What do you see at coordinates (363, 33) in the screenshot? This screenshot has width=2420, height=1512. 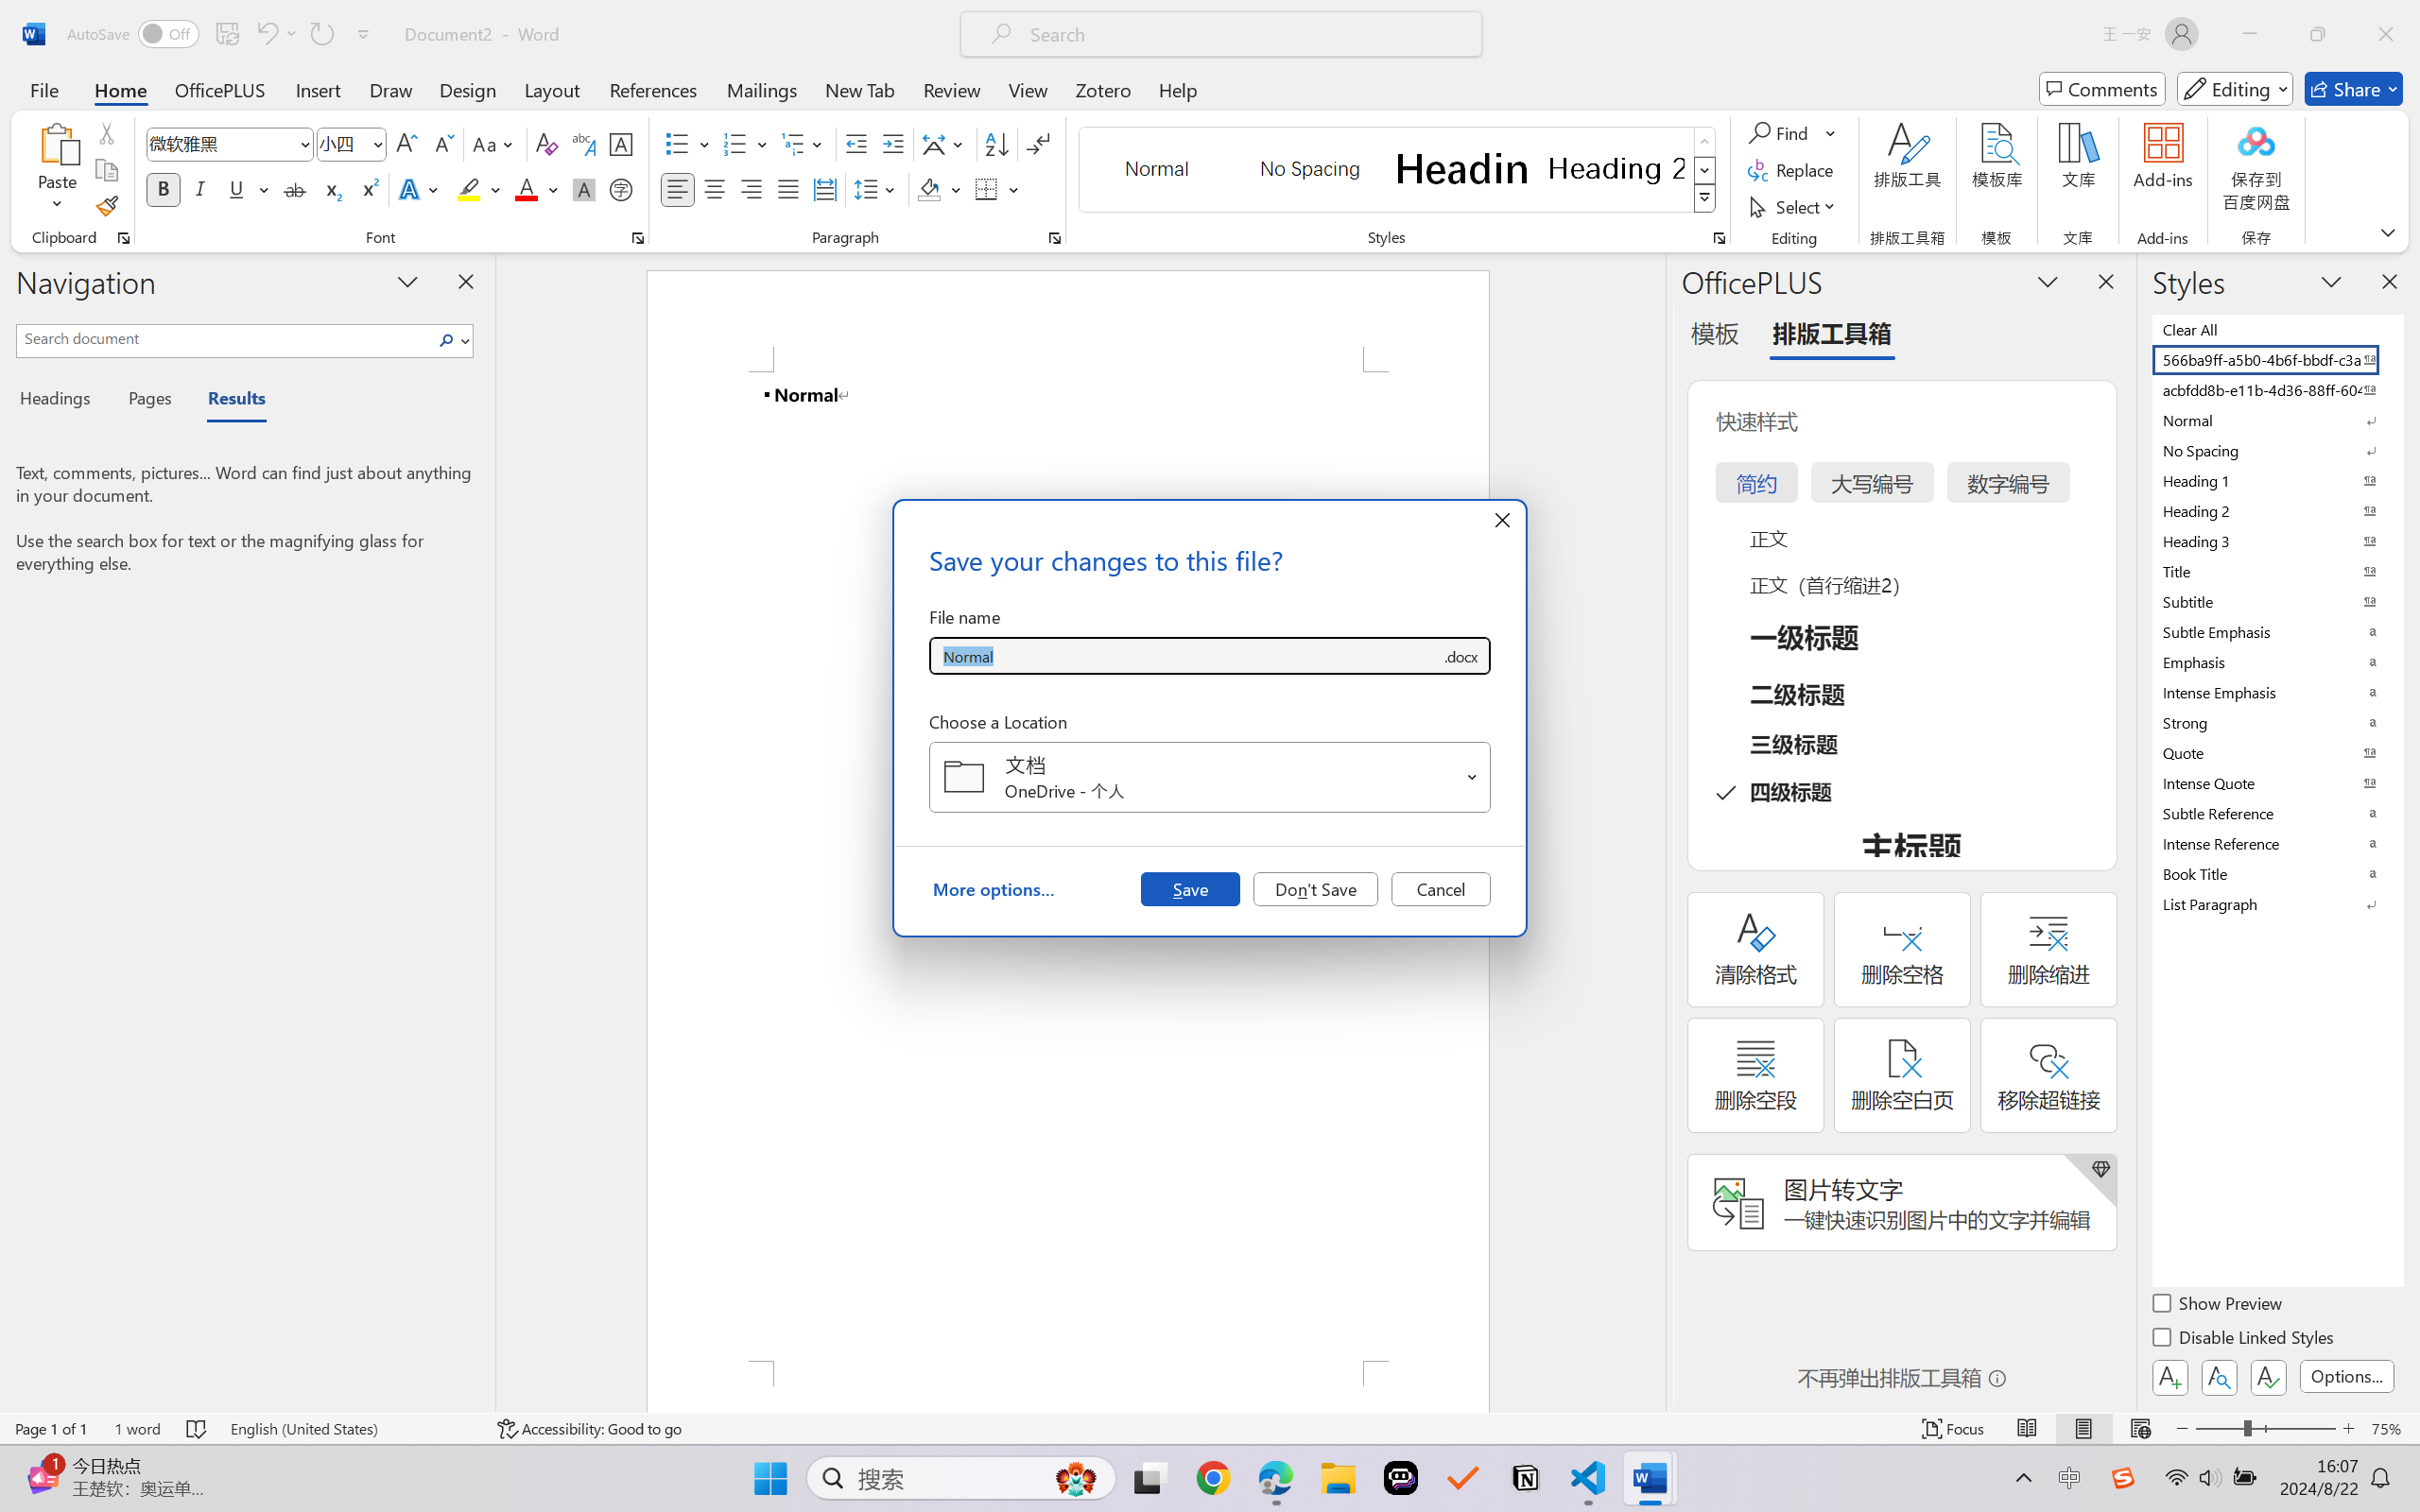 I see `'Customize Quick Access Toolbar'` at bounding box center [363, 33].